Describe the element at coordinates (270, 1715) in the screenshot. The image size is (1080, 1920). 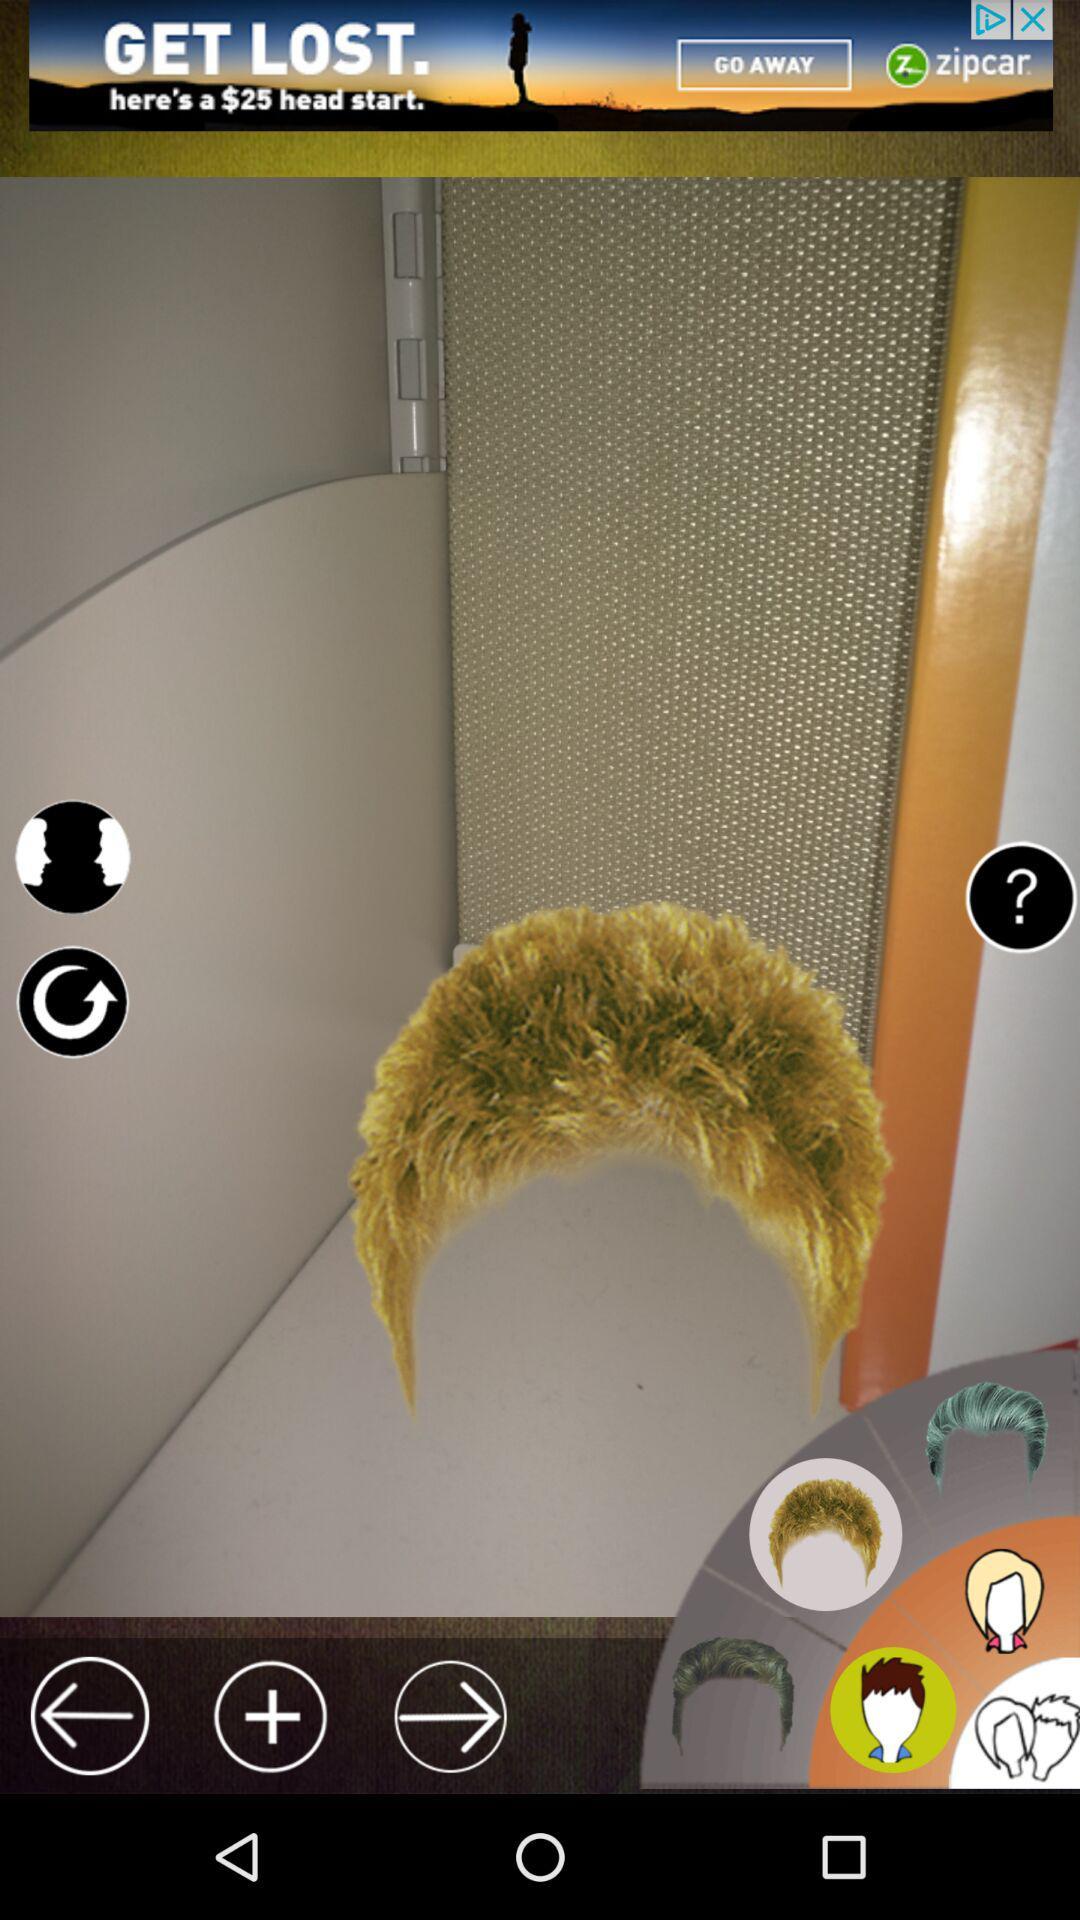
I see `button plus` at that location.